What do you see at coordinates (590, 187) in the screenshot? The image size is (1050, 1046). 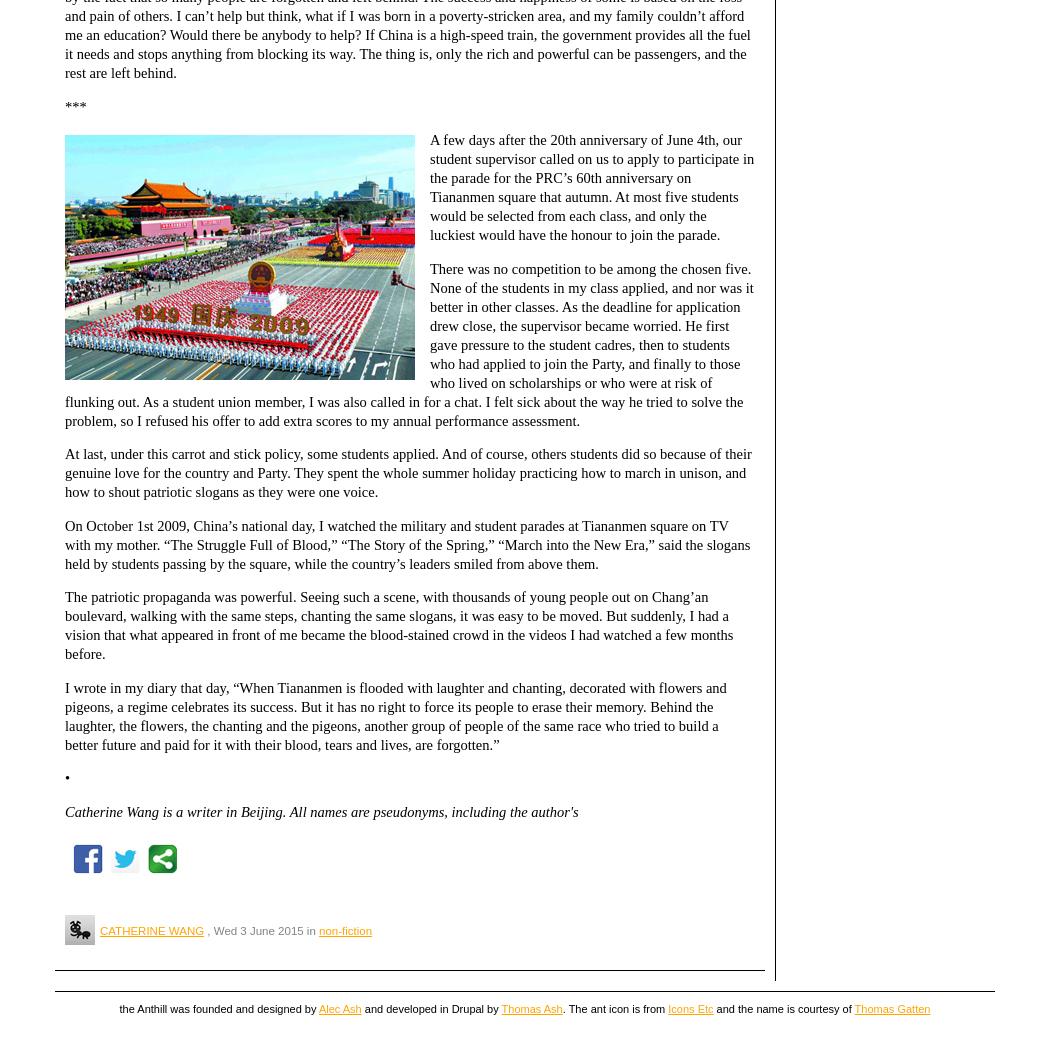 I see `'A few days after the 20th anniversary of June 4th, our student supervisor called on us to apply to participate in the parade for the PRC’s 60th anniversary on Tiananmen square that autumn. At most five students would be selected from each class, and only the luckiest would have the honour to join the parade.'` at bounding box center [590, 187].